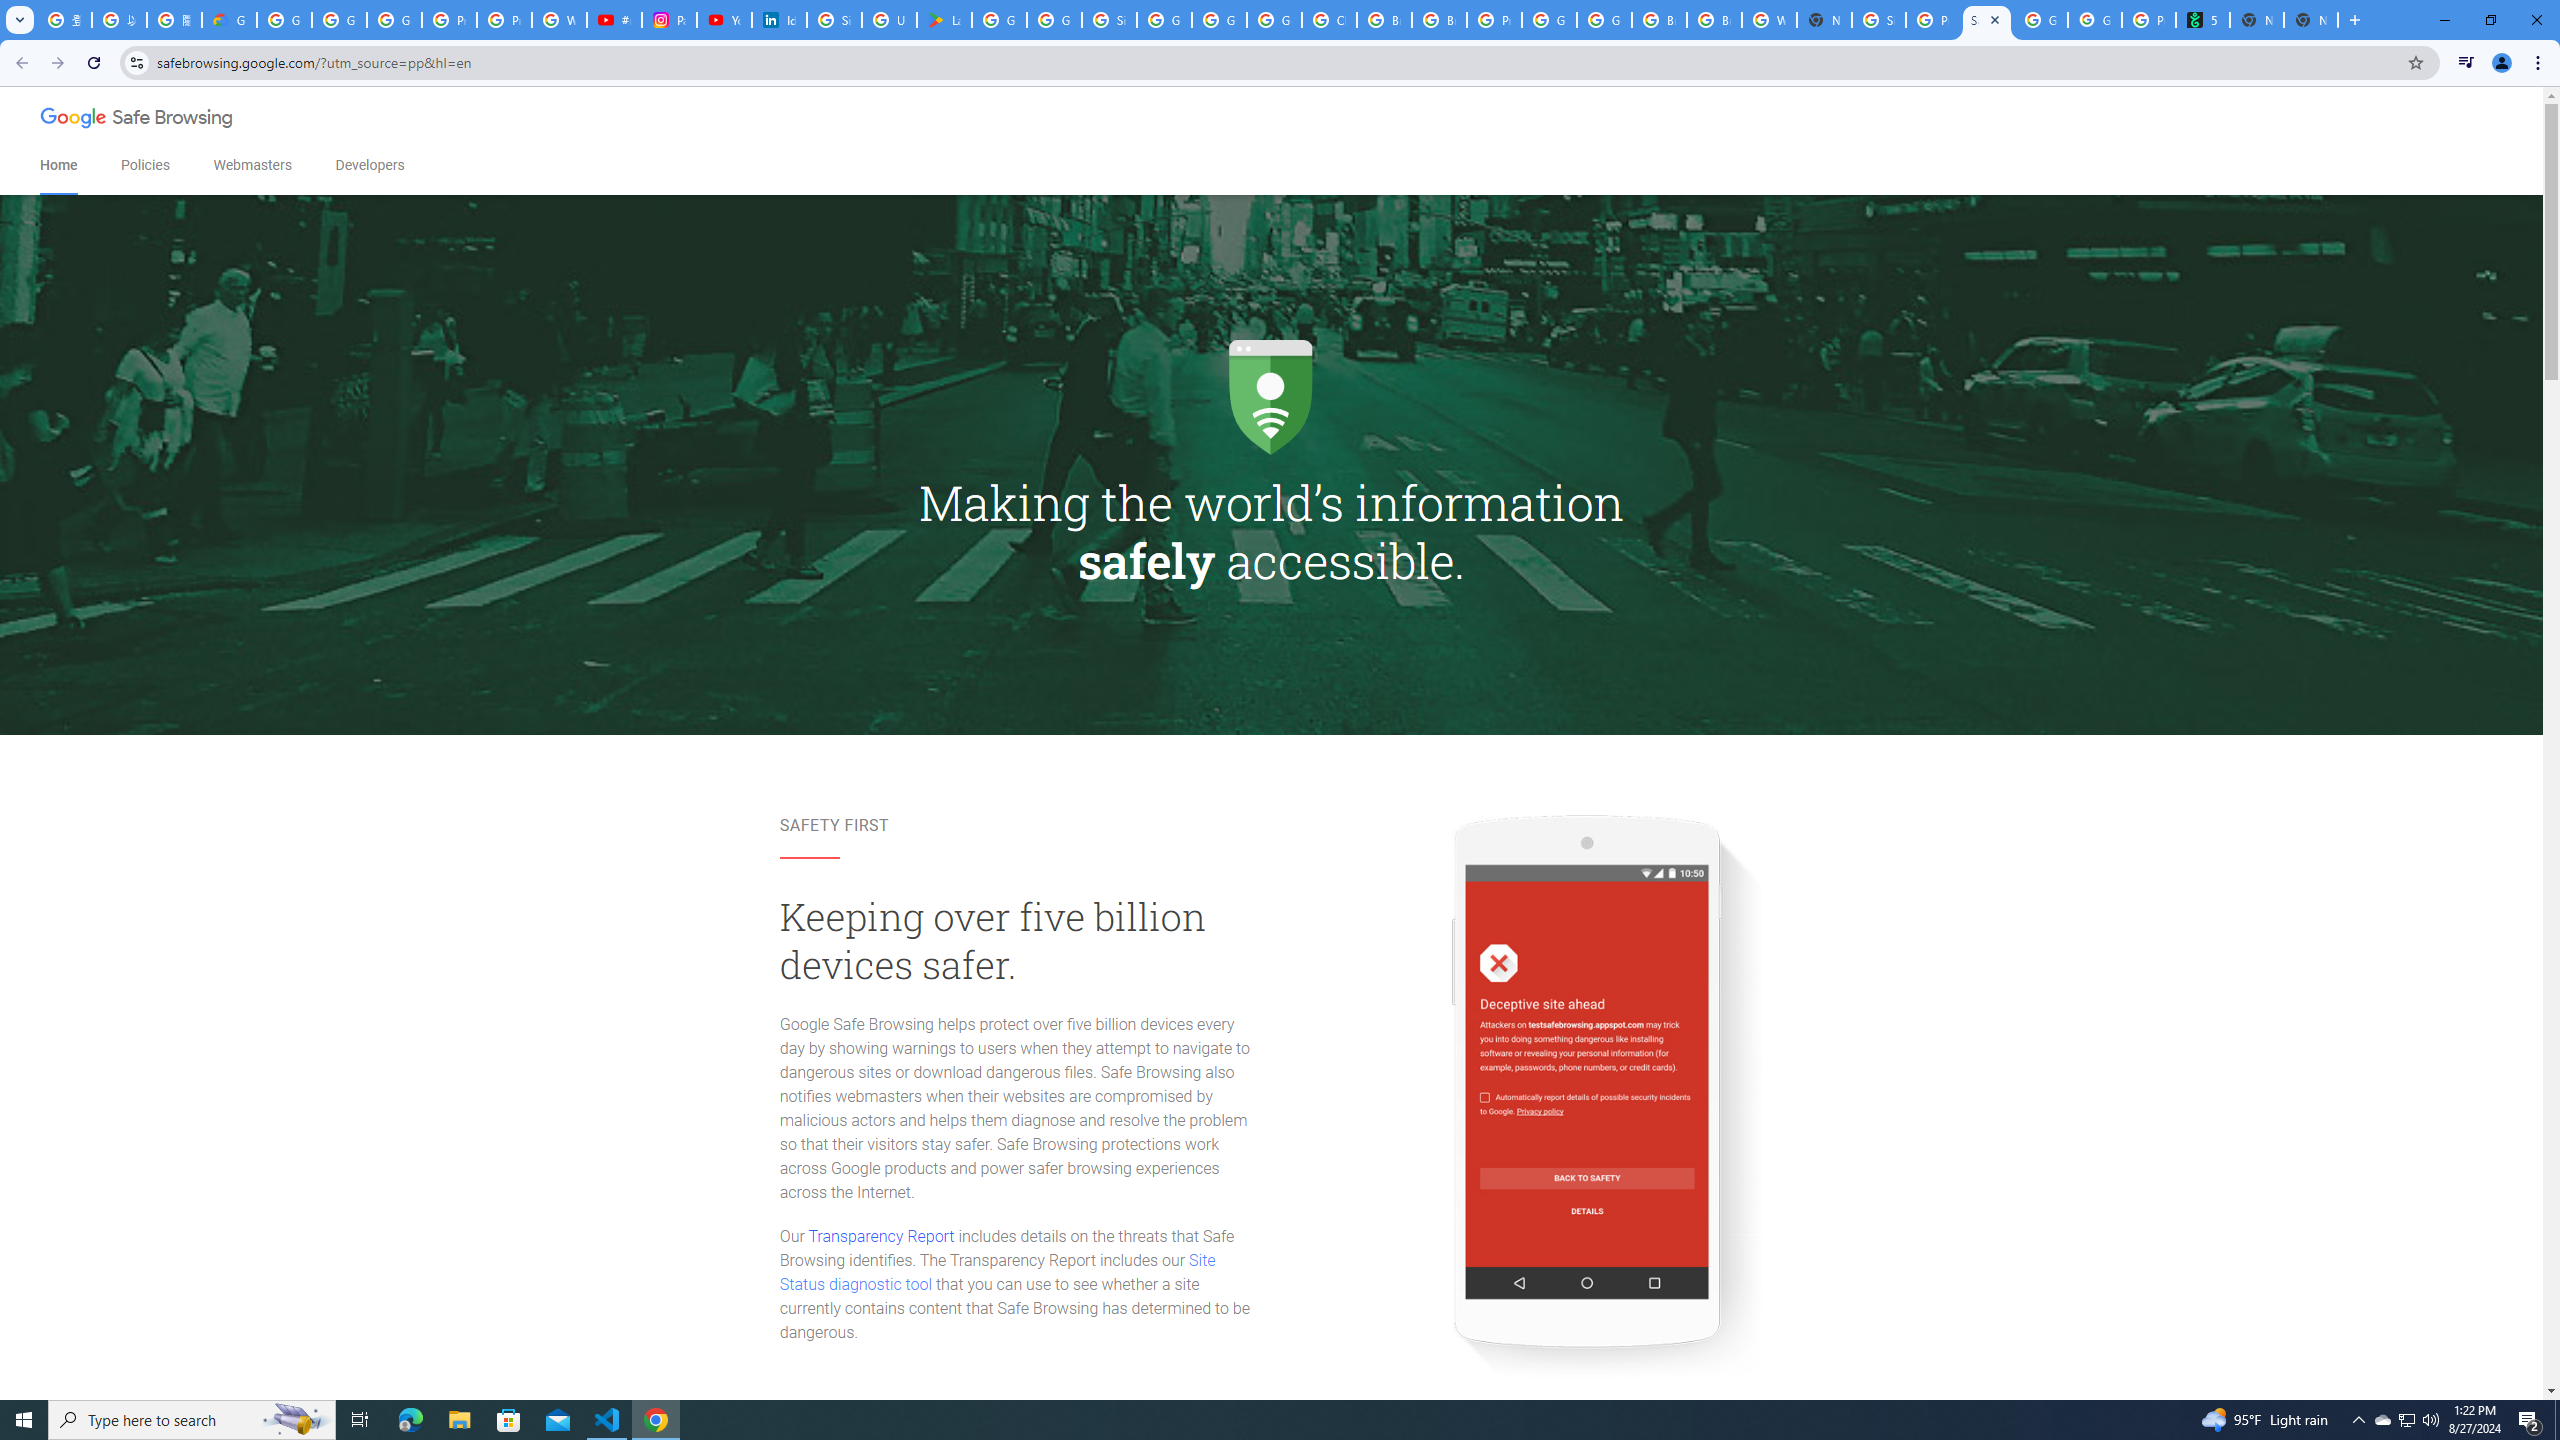  What do you see at coordinates (778, 19) in the screenshot?
I see `'Identity verification via Persona | LinkedIn Help'` at bounding box center [778, 19].